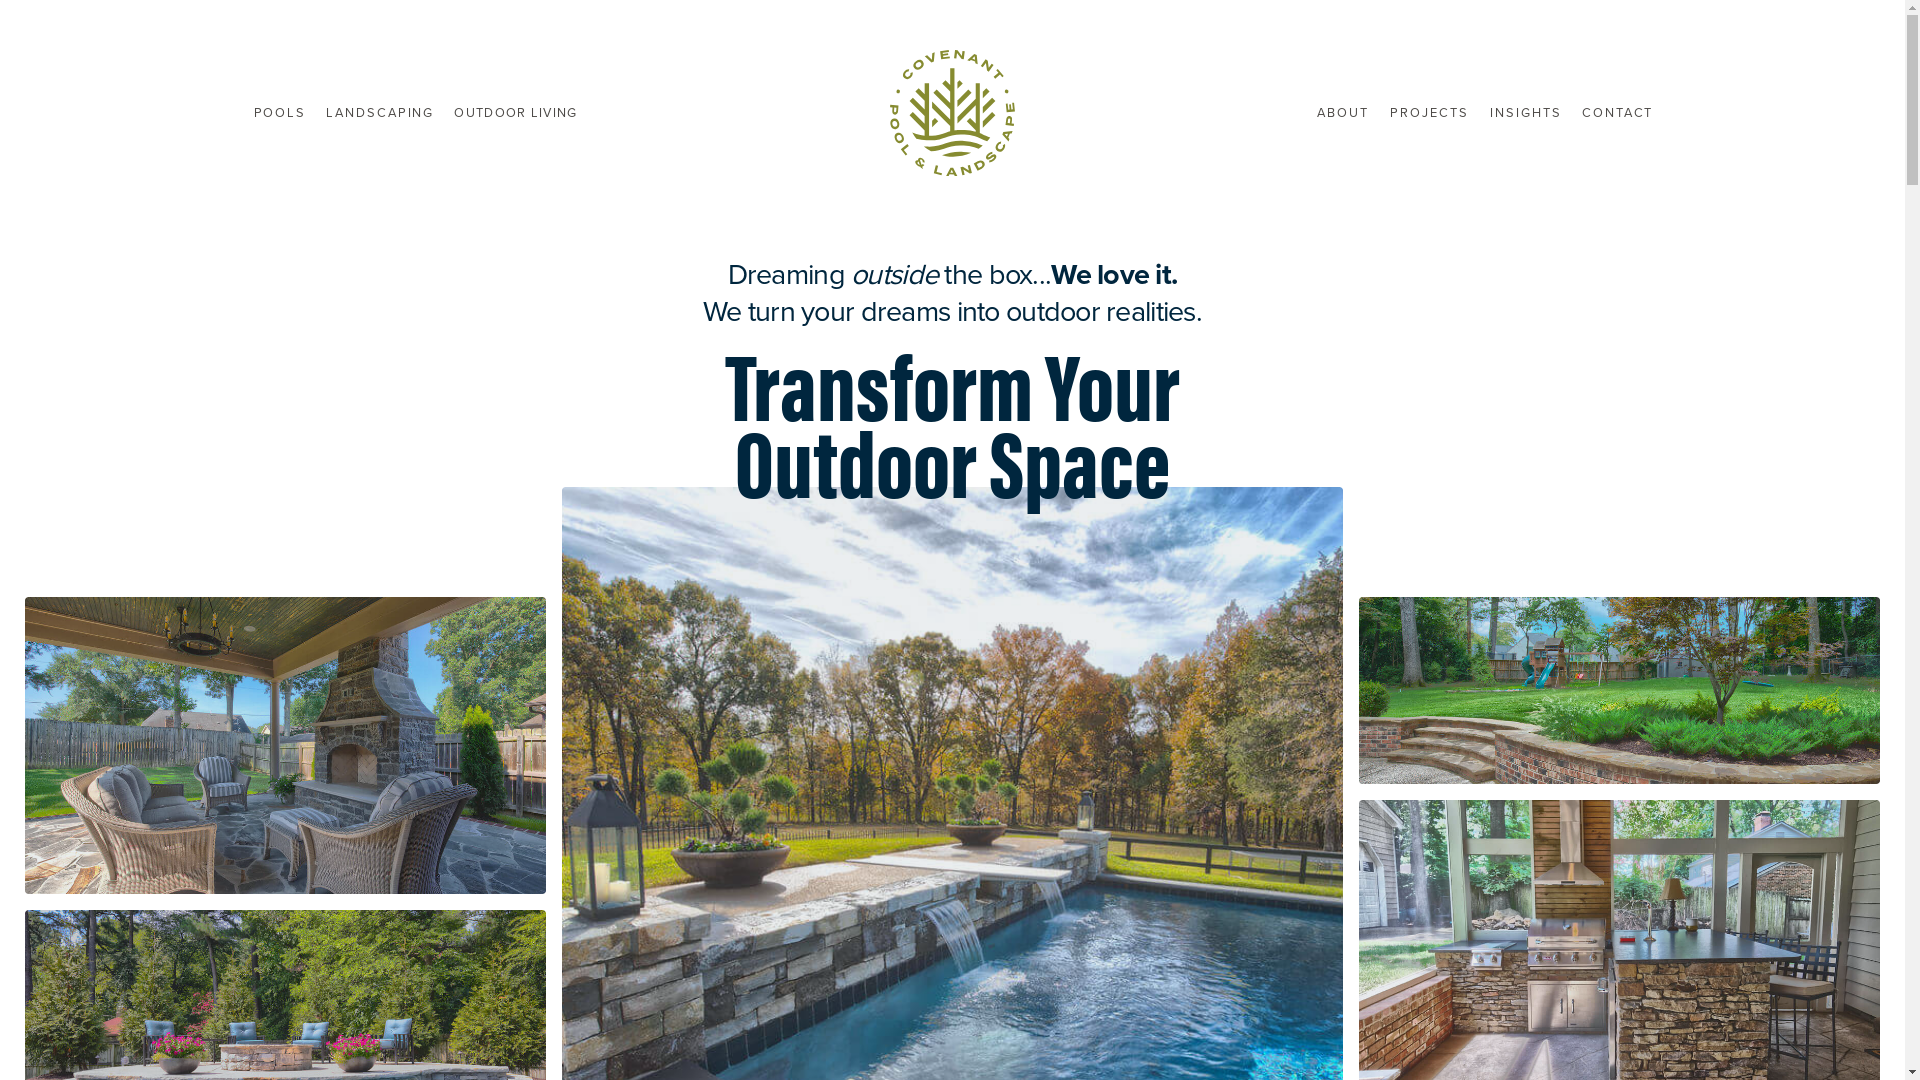 The height and width of the screenshot is (1080, 1920). What do you see at coordinates (1342, 113) in the screenshot?
I see `'ABOUT'` at bounding box center [1342, 113].